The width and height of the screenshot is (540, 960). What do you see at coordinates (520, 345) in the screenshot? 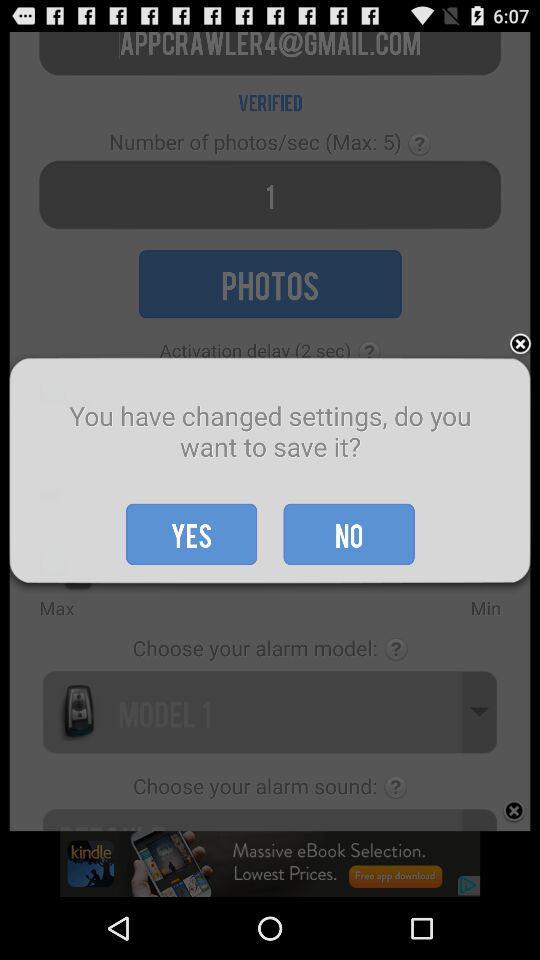
I see `exit` at bounding box center [520, 345].